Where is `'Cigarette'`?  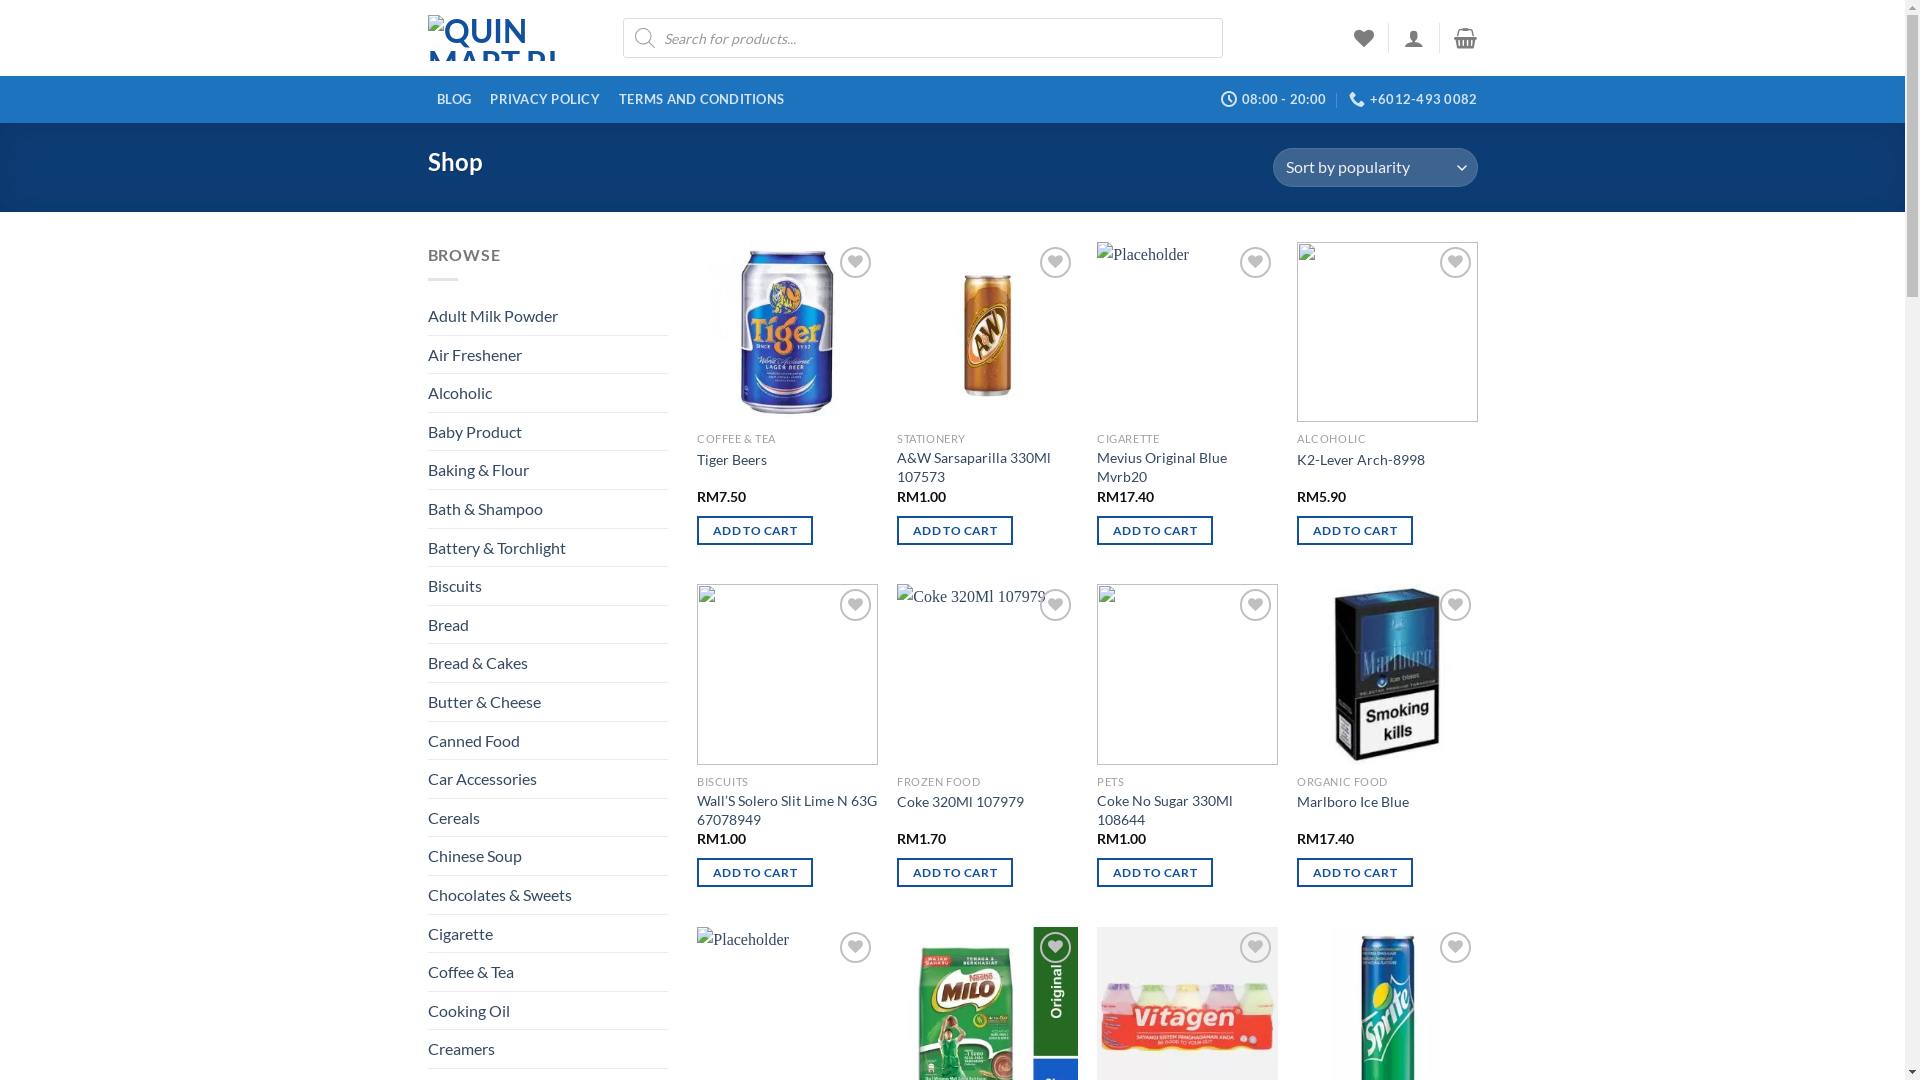 'Cigarette' is located at coordinates (426, 933).